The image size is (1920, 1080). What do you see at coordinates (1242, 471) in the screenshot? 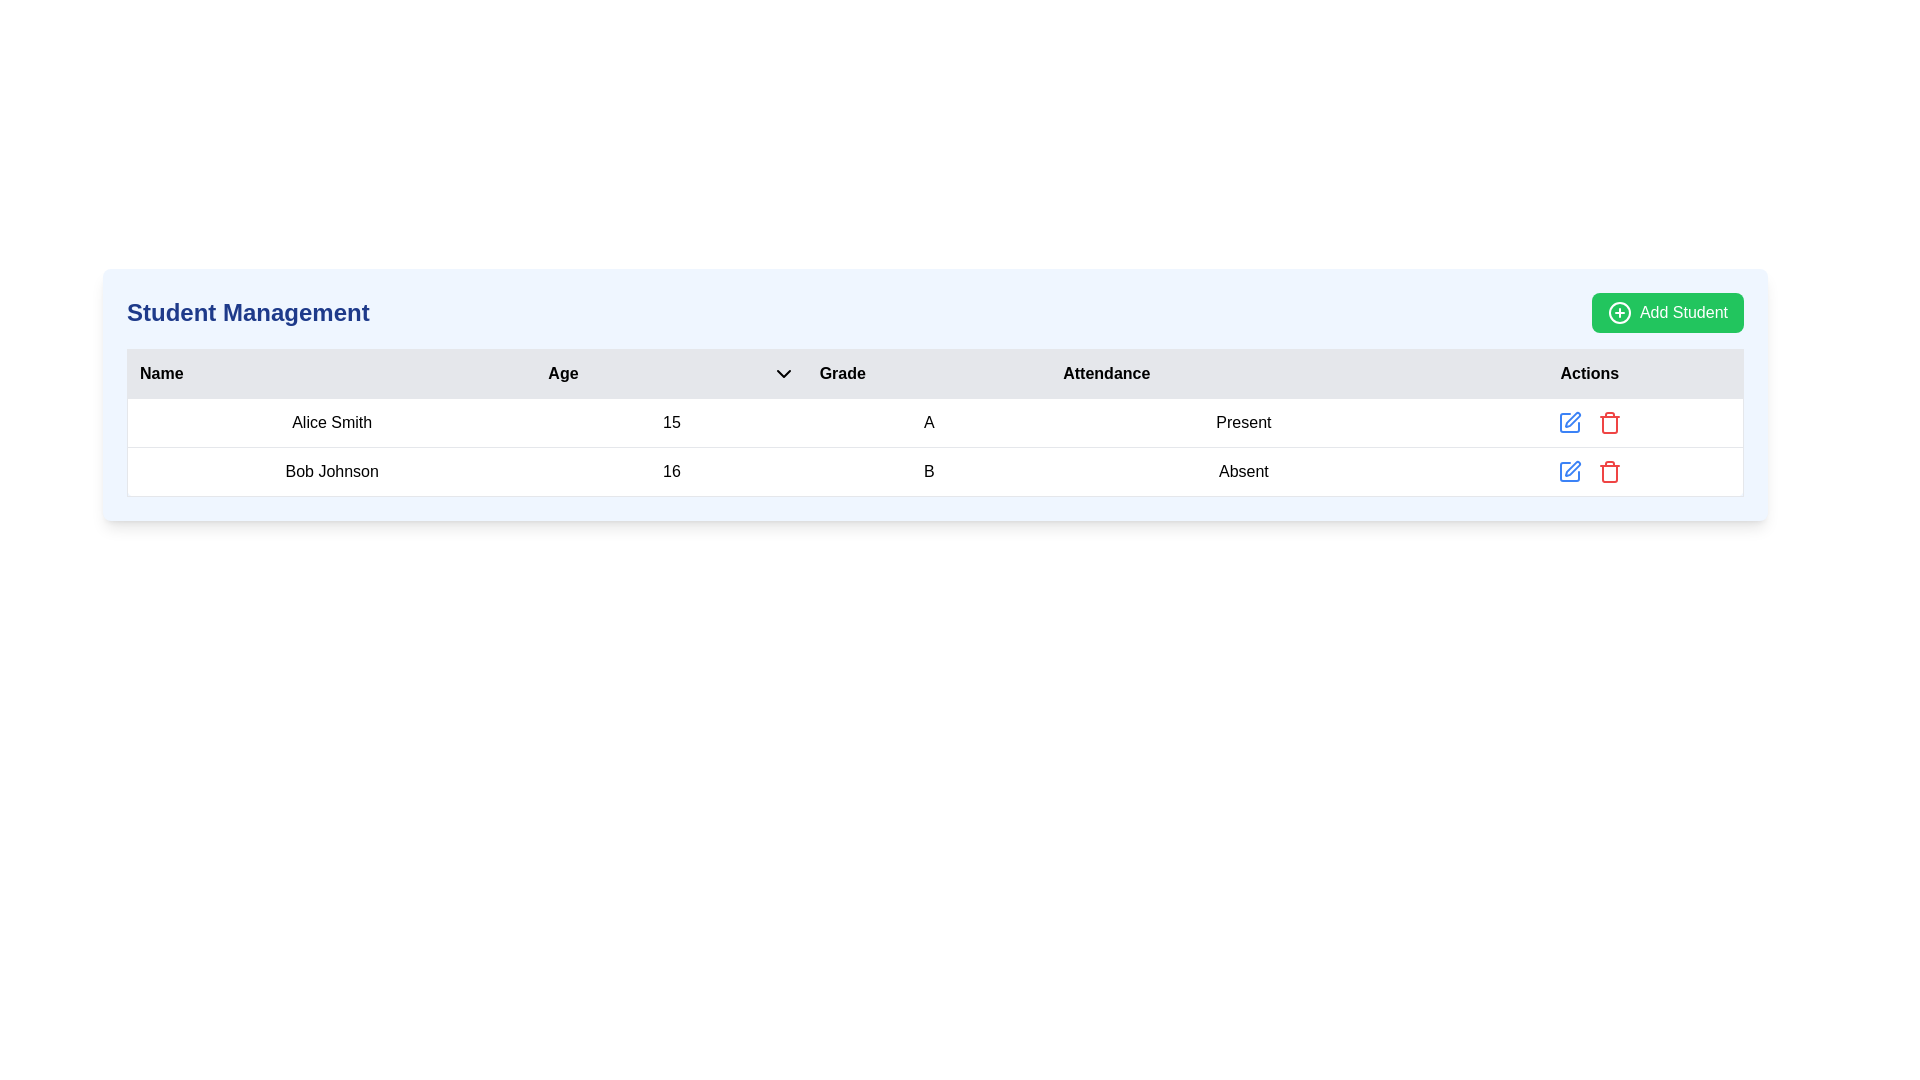
I see `the text label that displays 'Absent', located in the fourth column of the second row under the 'Attendance' header in the table` at bounding box center [1242, 471].